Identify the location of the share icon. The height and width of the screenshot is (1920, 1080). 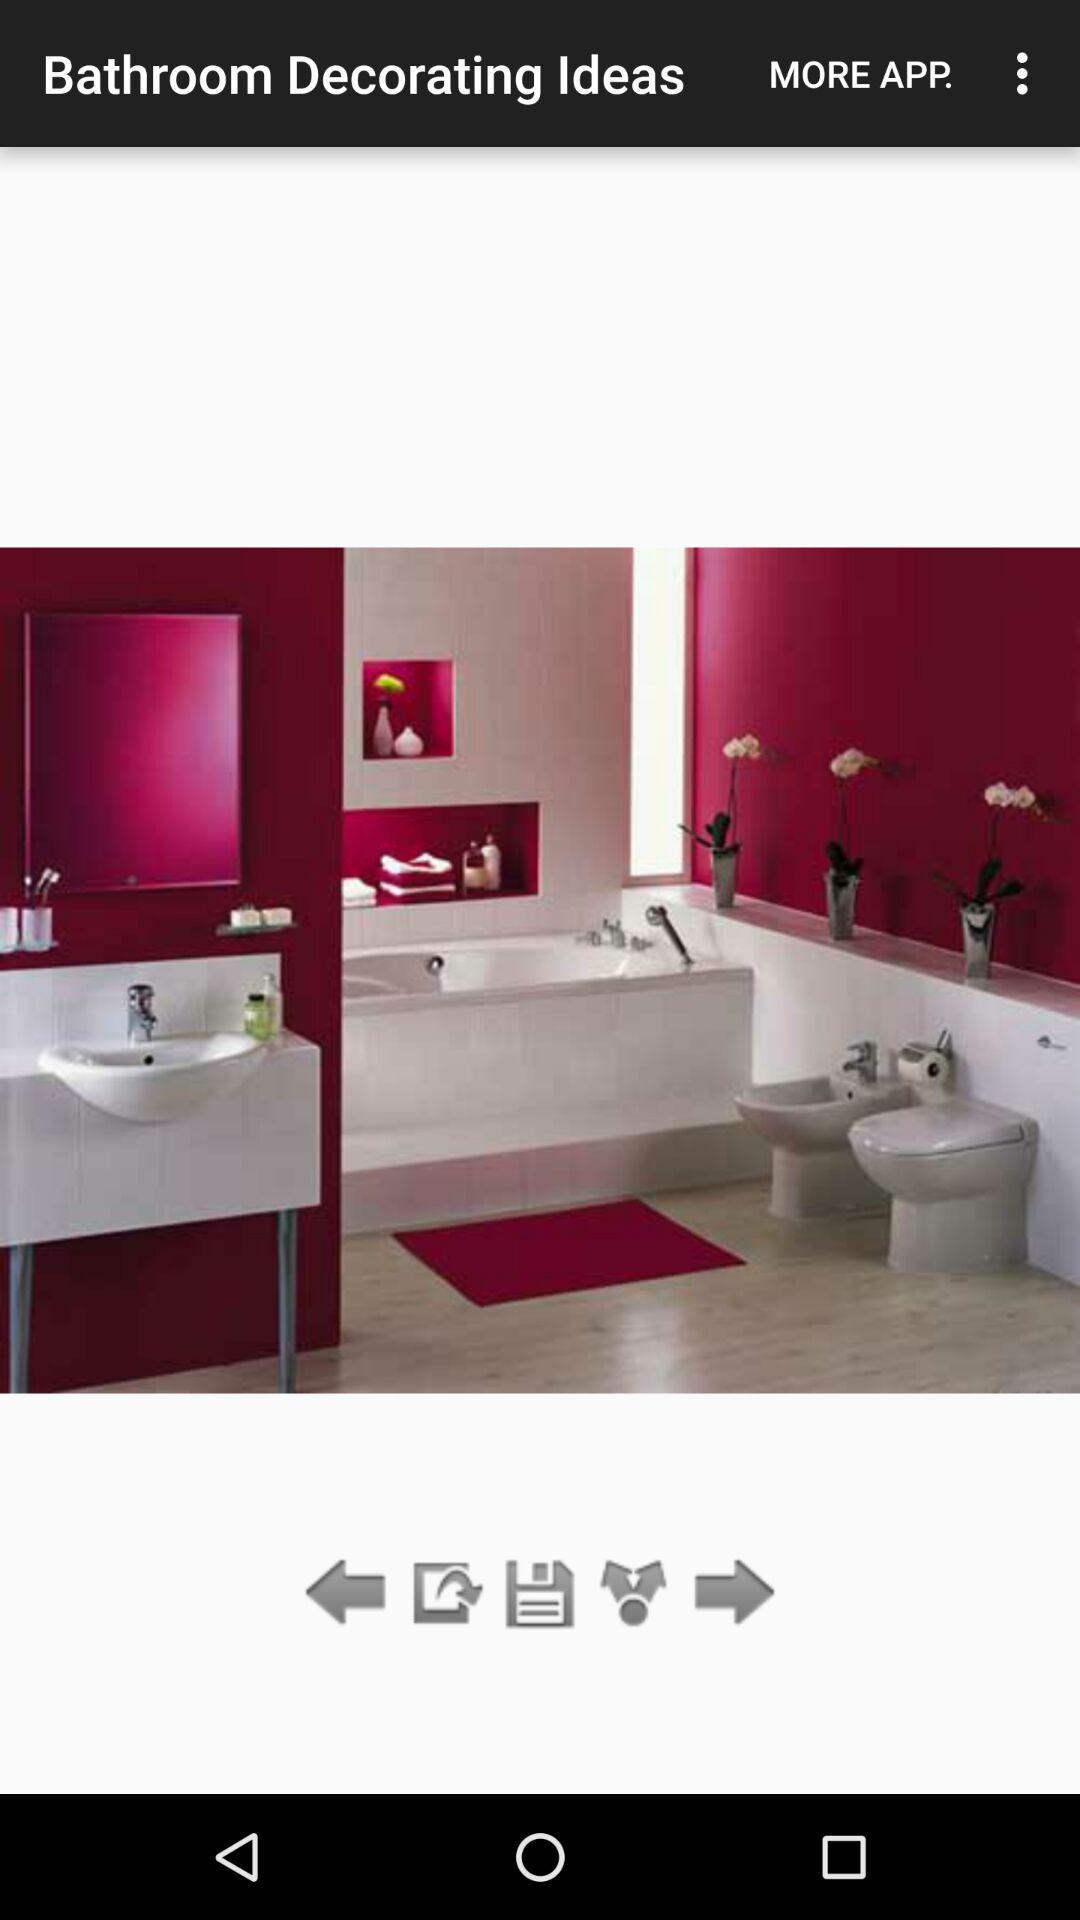
(634, 1593).